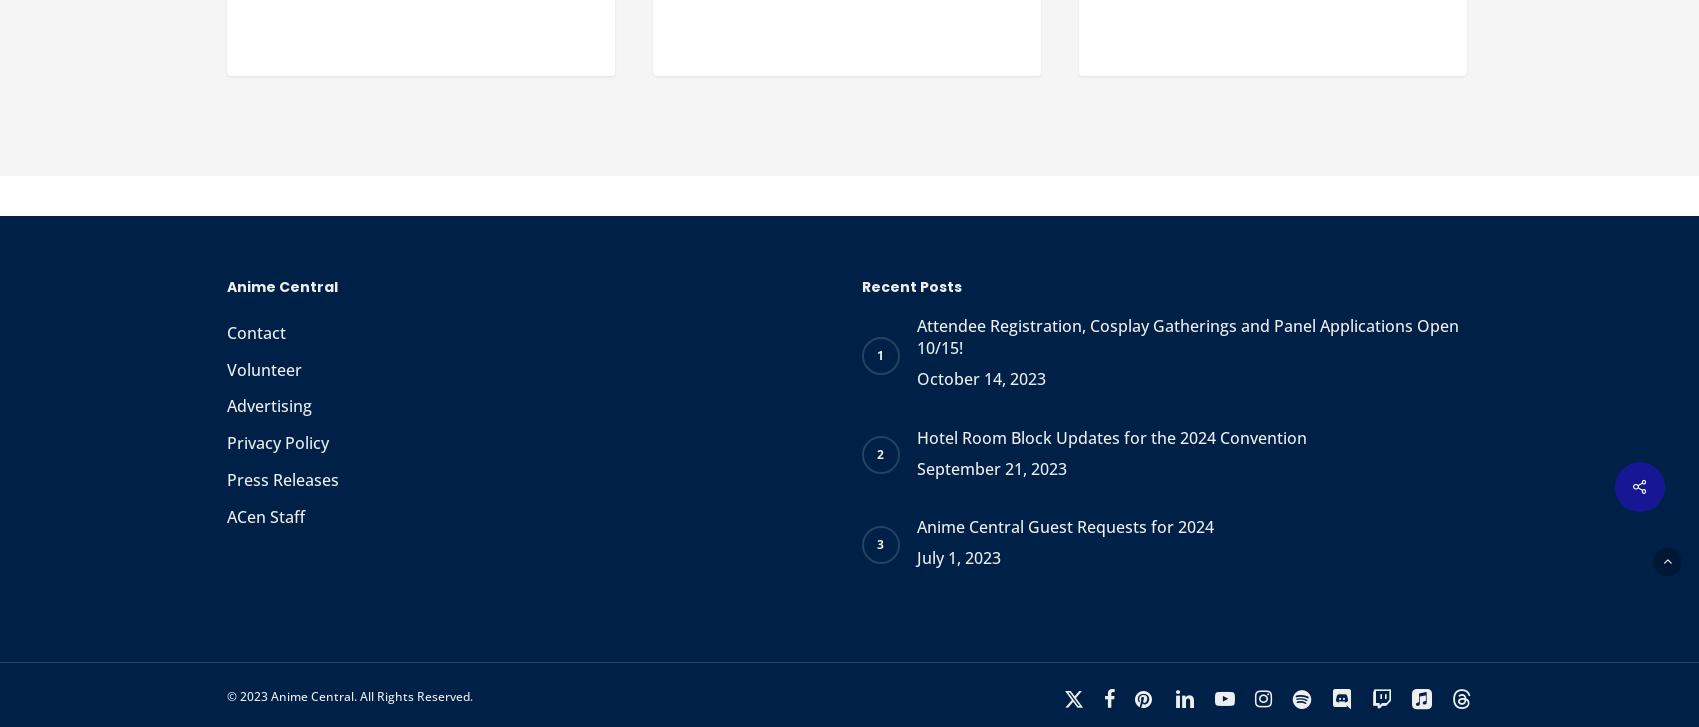 This screenshot has height=727, width=1699. What do you see at coordinates (226, 286) in the screenshot?
I see `'Anime Central'` at bounding box center [226, 286].